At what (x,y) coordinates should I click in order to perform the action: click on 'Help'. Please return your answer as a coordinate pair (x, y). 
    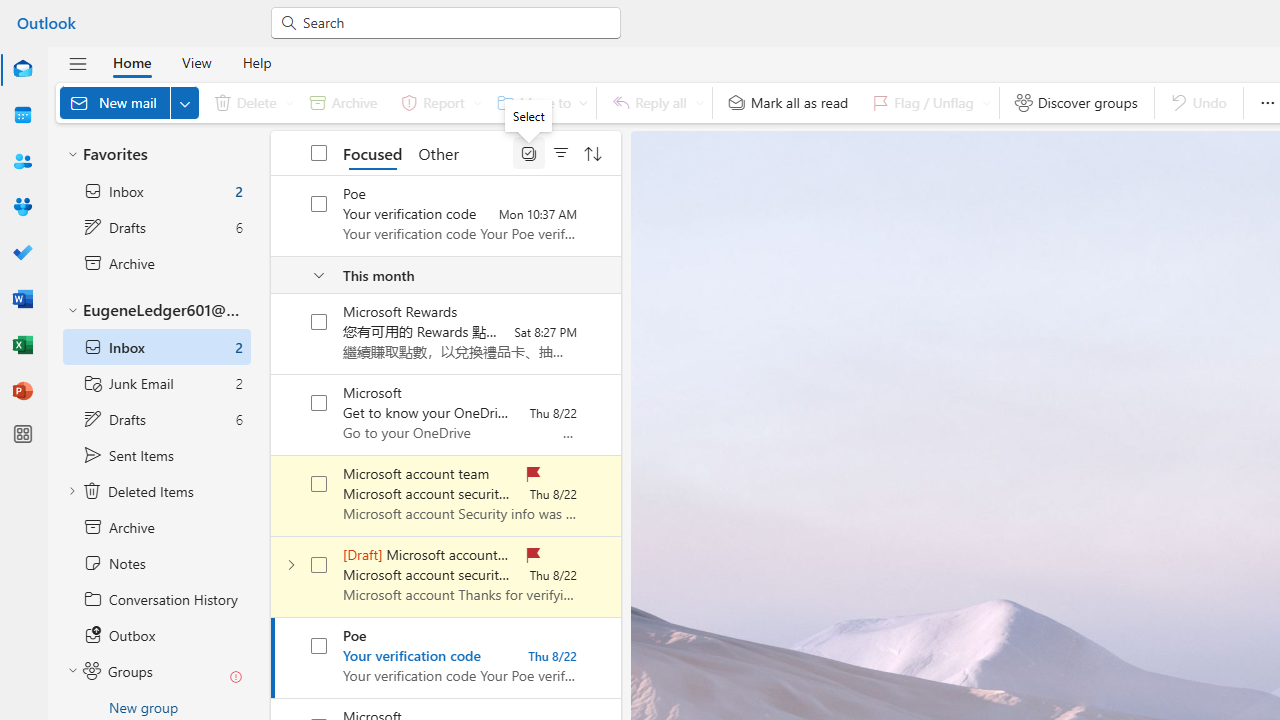
    Looking at the image, I should click on (255, 61).